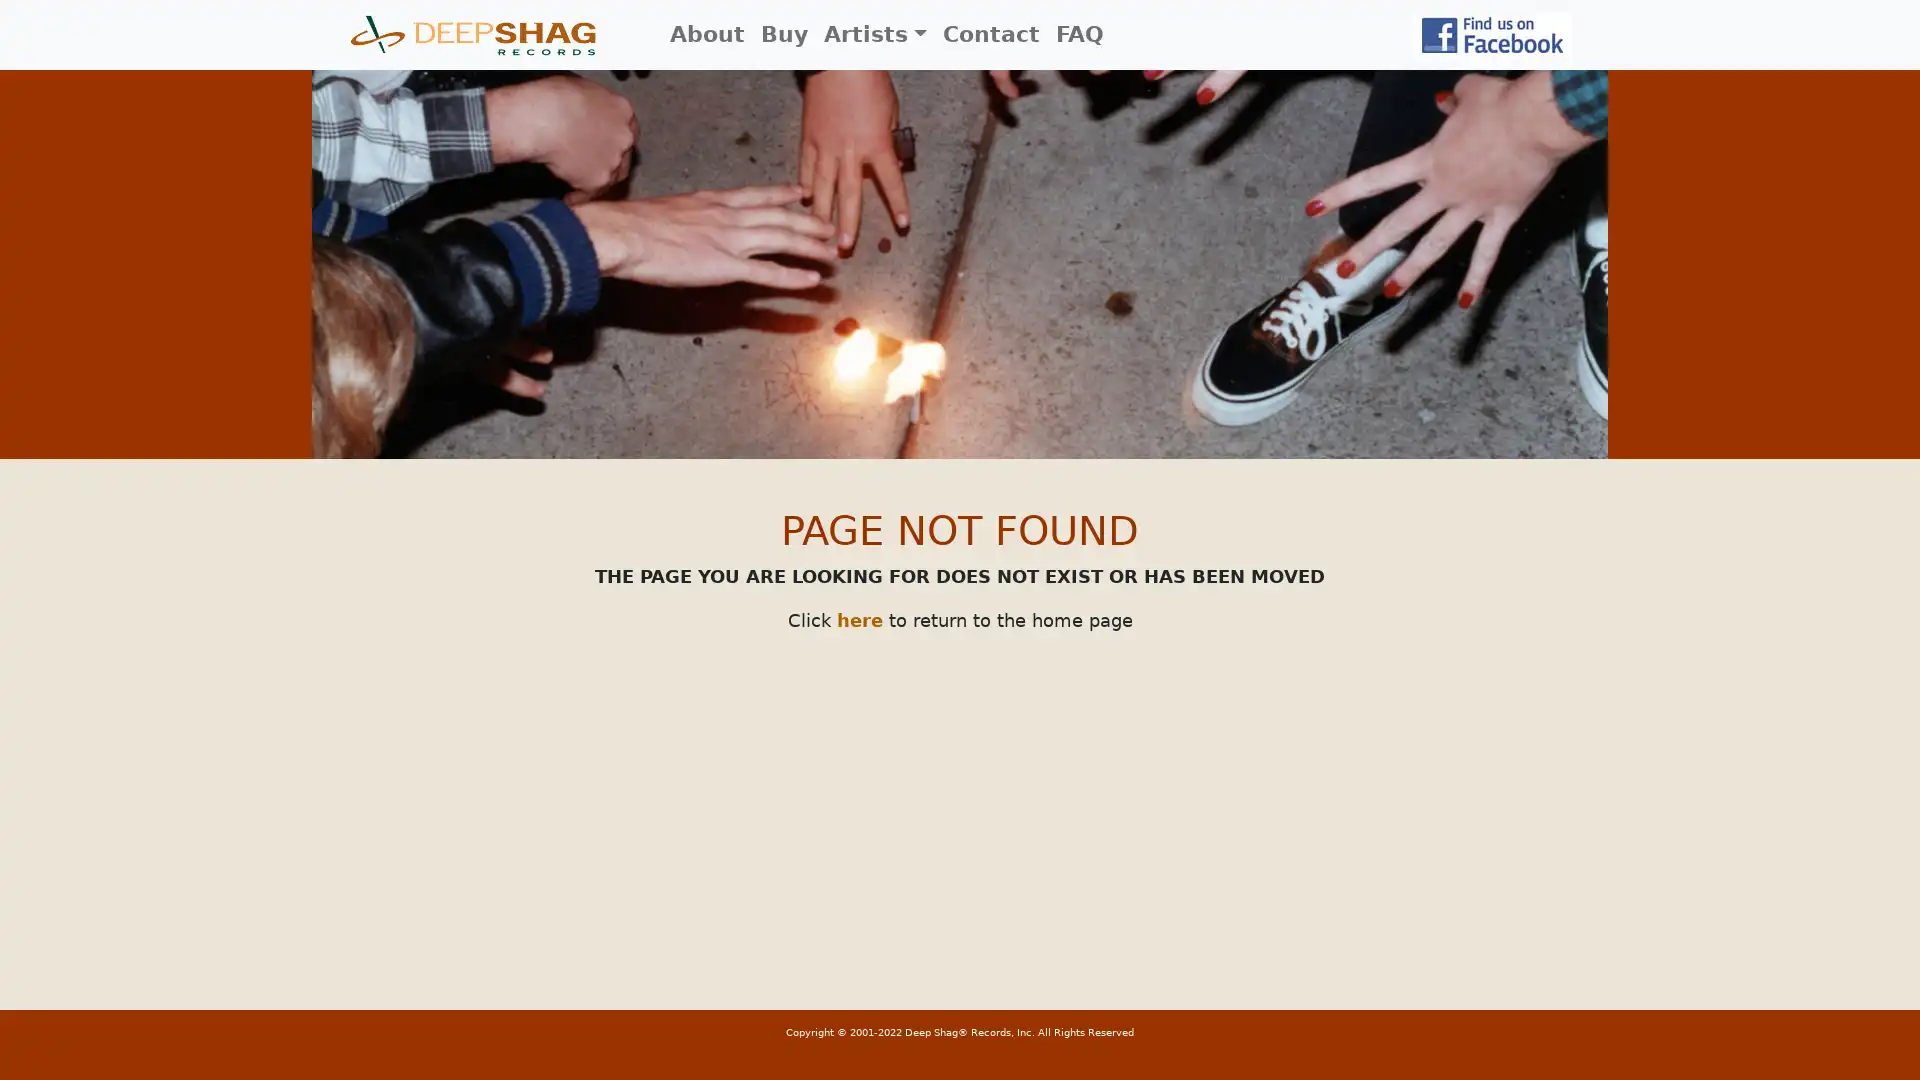 This screenshot has width=1920, height=1080. What do you see at coordinates (874, 34) in the screenshot?
I see `Artists` at bounding box center [874, 34].